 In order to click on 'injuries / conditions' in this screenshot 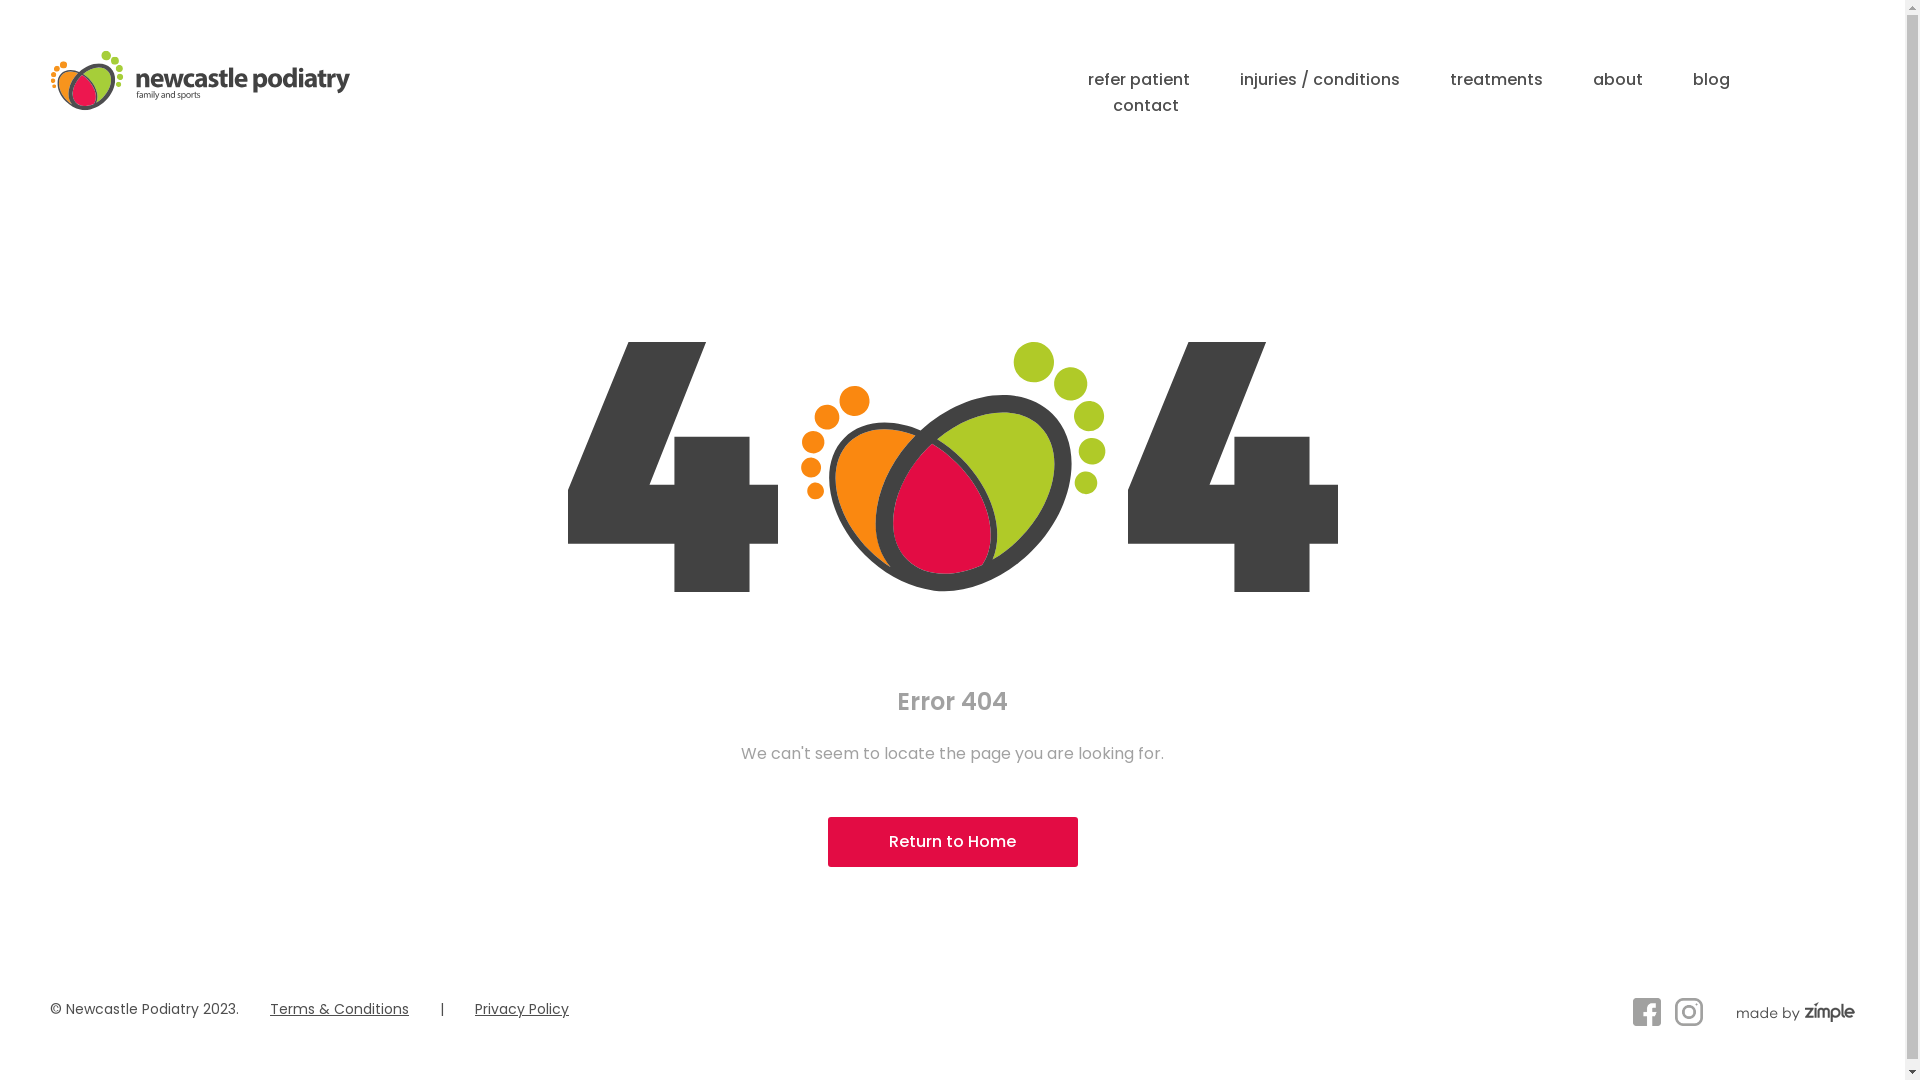, I will do `click(1320, 78)`.